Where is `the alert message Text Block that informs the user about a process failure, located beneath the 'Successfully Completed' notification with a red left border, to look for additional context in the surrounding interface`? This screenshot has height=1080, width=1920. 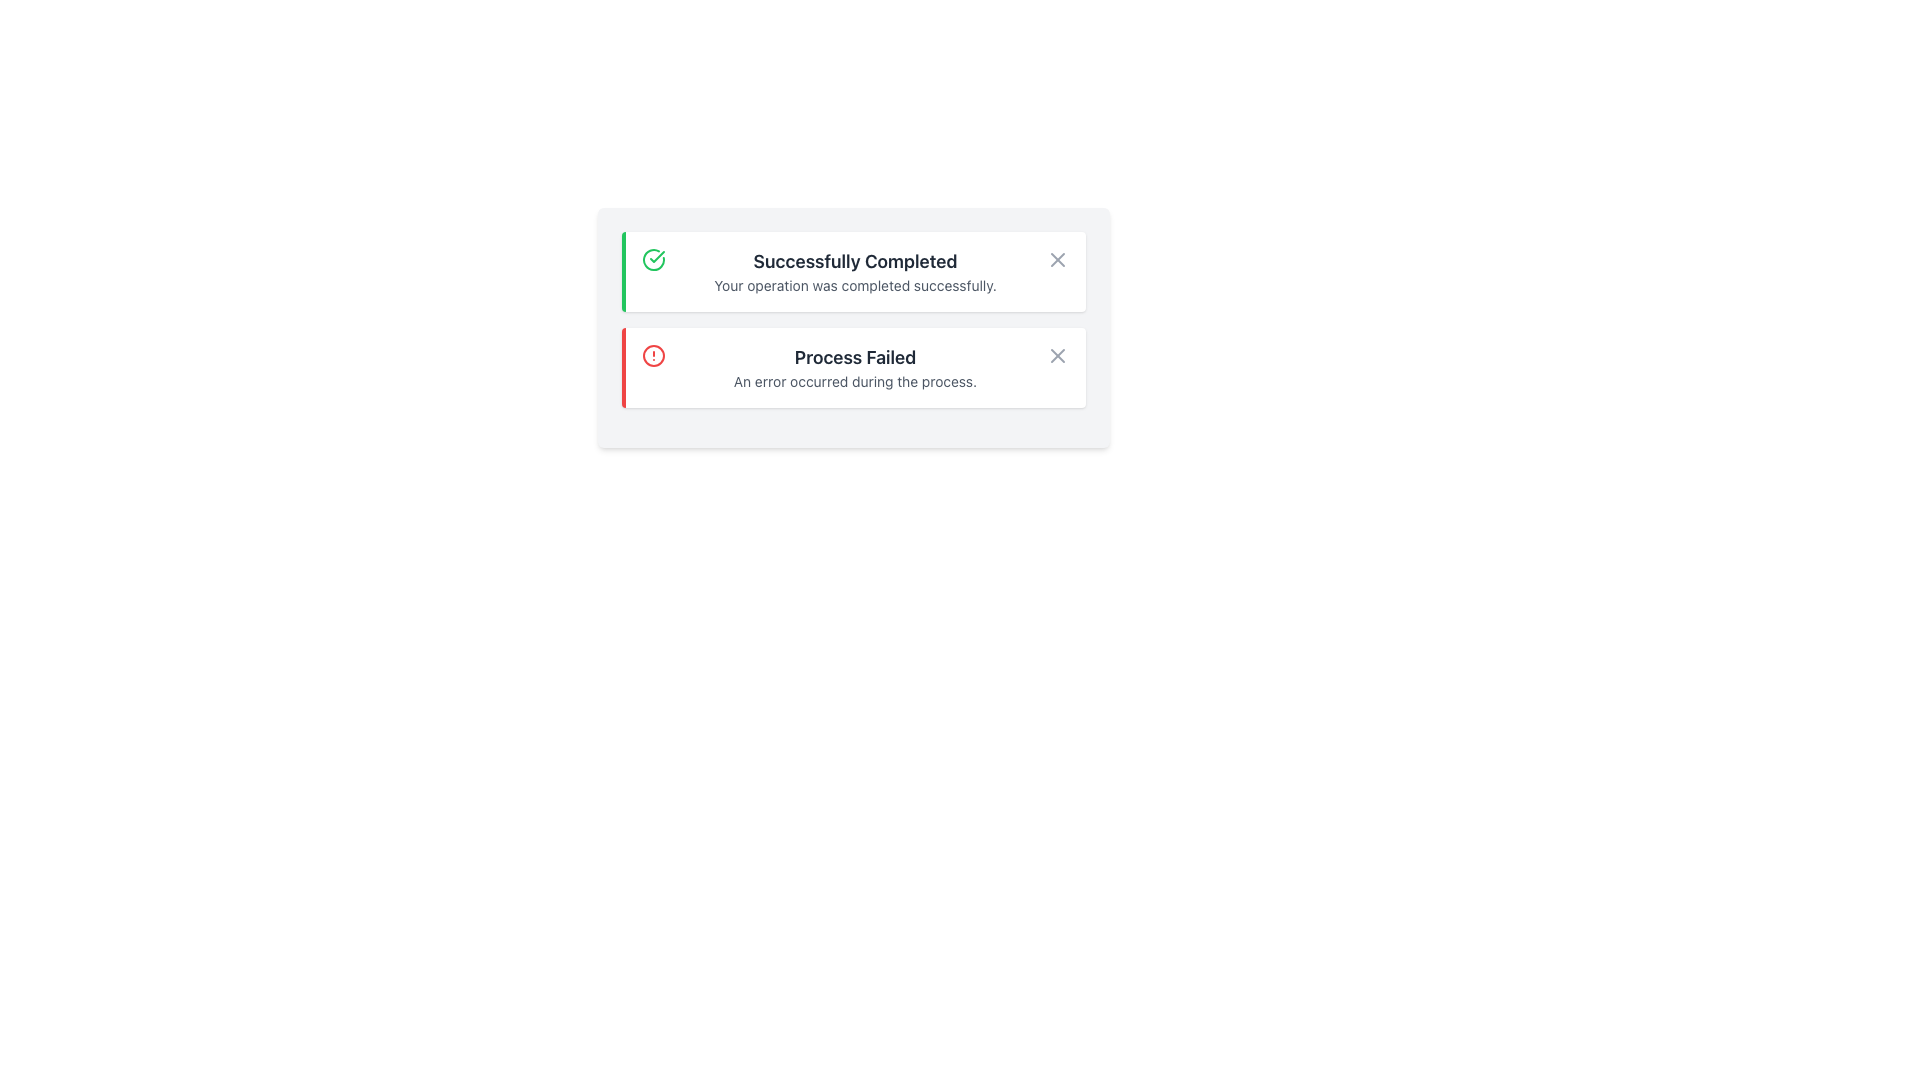 the alert message Text Block that informs the user about a process failure, located beneath the 'Successfully Completed' notification with a red left border, to look for additional context in the surrounding interface is located at coordinates (855, 367).